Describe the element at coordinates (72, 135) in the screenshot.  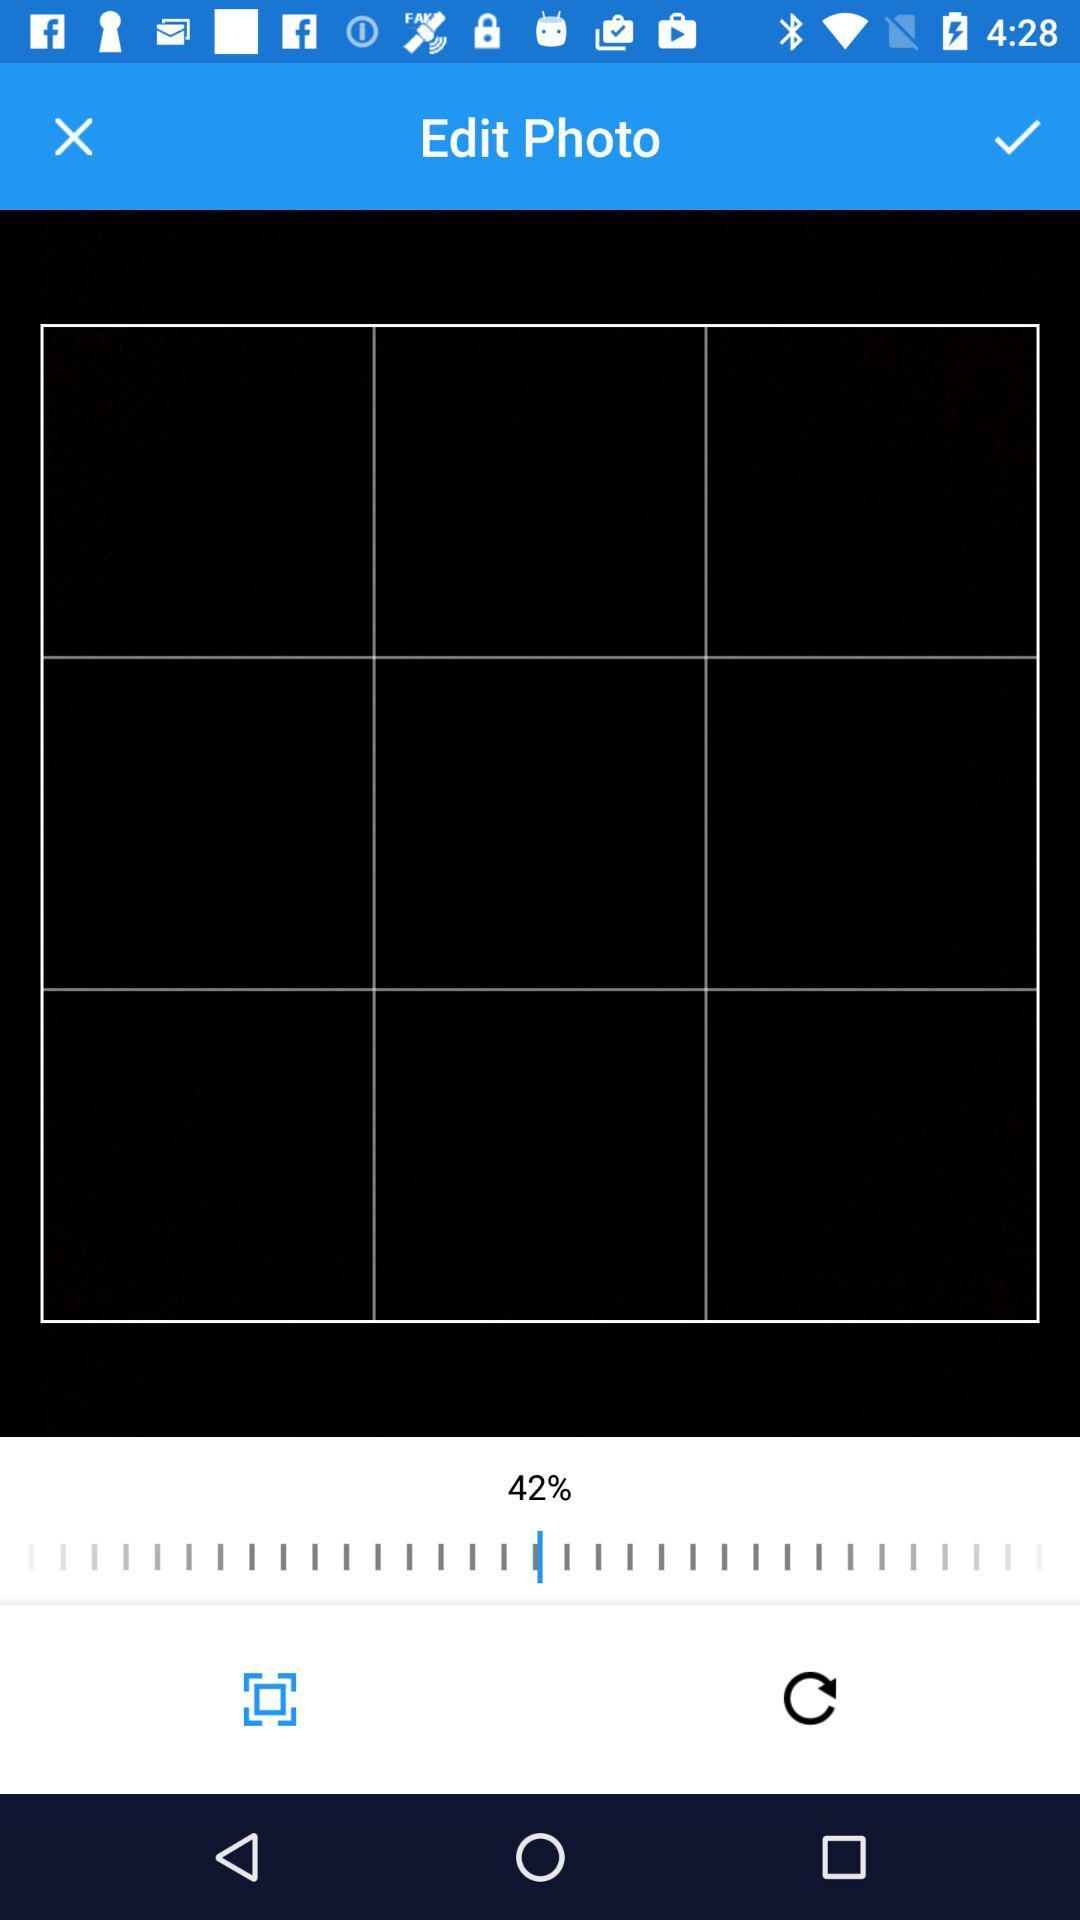
I see `icon at the top left corner` at that location.